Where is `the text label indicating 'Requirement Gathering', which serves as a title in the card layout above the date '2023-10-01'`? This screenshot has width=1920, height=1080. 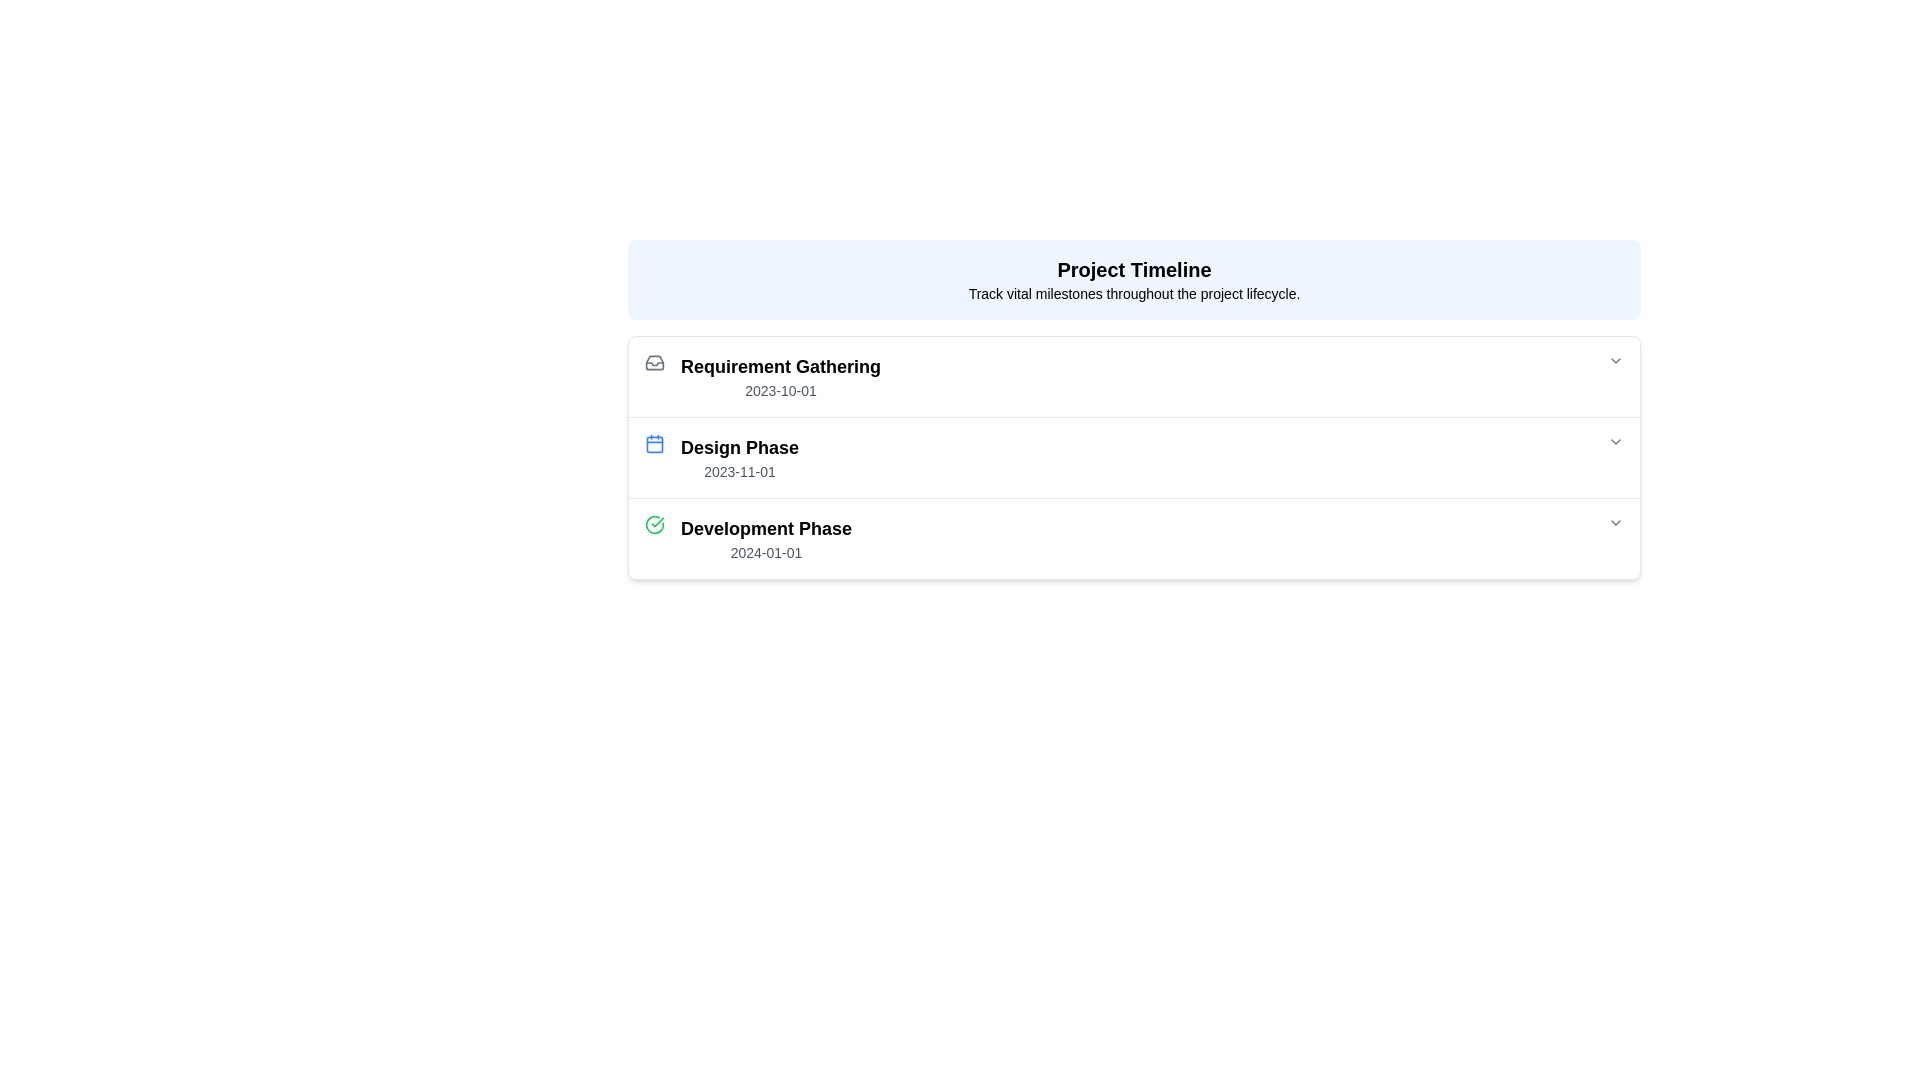 the text label indicating 'Requirement Gathering', which serves as a title in the card layout above the date '2023-10-01' is located at coordinates (780, 366).